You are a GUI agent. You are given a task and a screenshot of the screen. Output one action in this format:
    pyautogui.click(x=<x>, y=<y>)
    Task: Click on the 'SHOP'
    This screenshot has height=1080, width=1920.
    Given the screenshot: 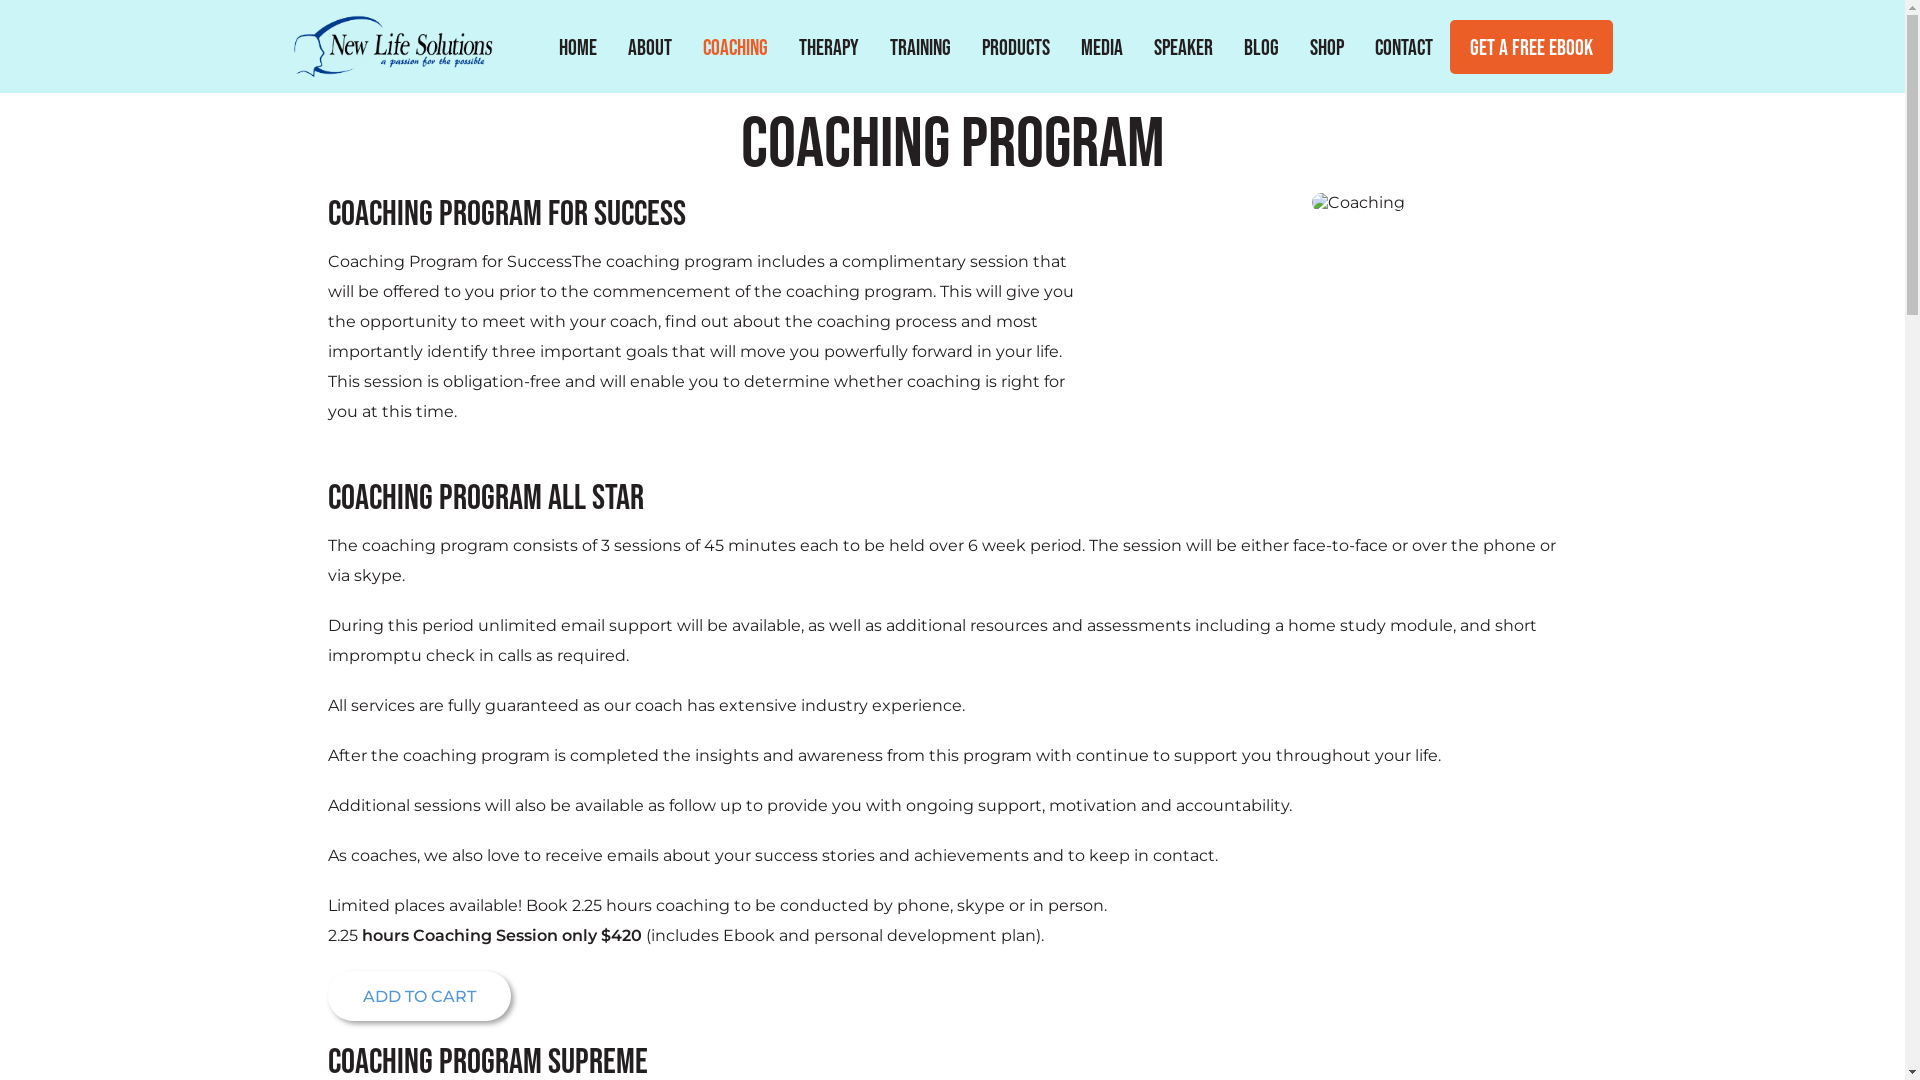 What is the action you would take?
    pyautogui.click(x=1325, y=45)
    